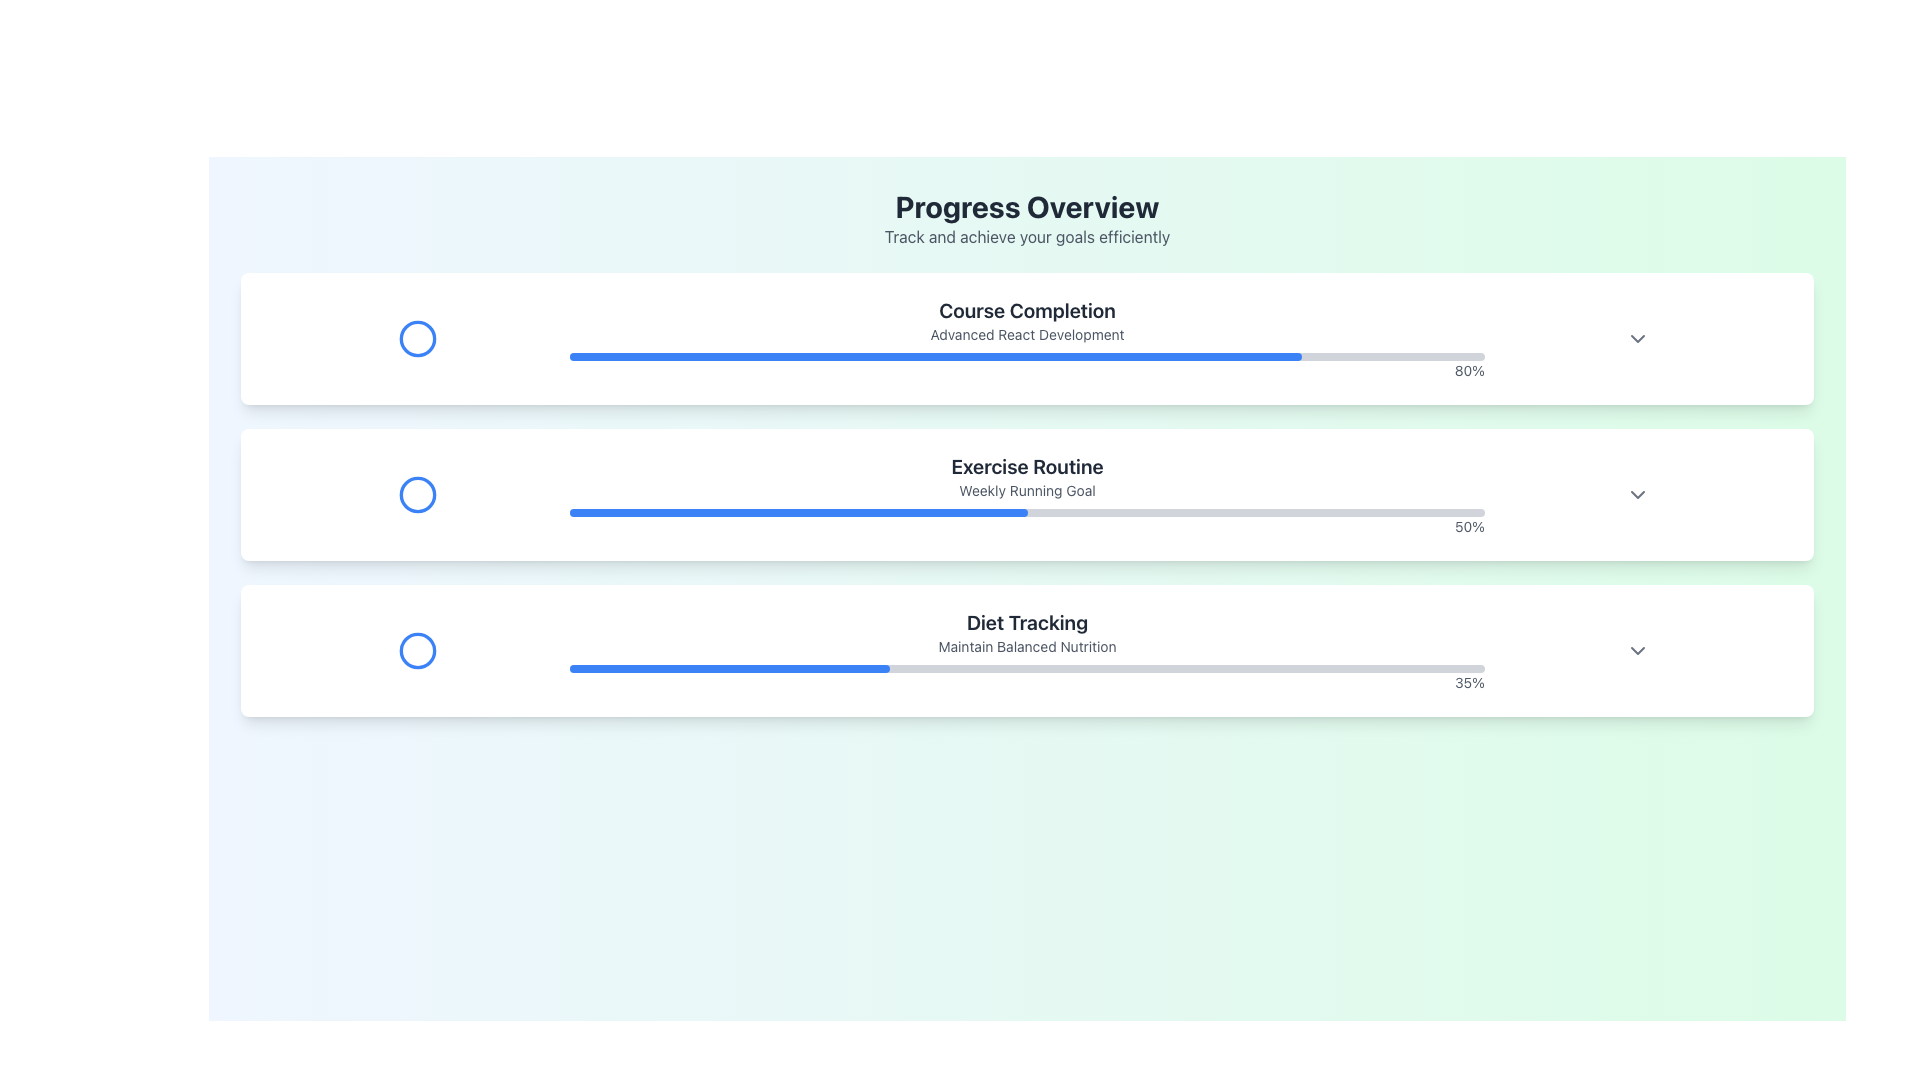 This screenshot has width=1920, height=1080. Describe the element at coordinates (390, 338) in the screenshot. I see `the slider handle` at that location.